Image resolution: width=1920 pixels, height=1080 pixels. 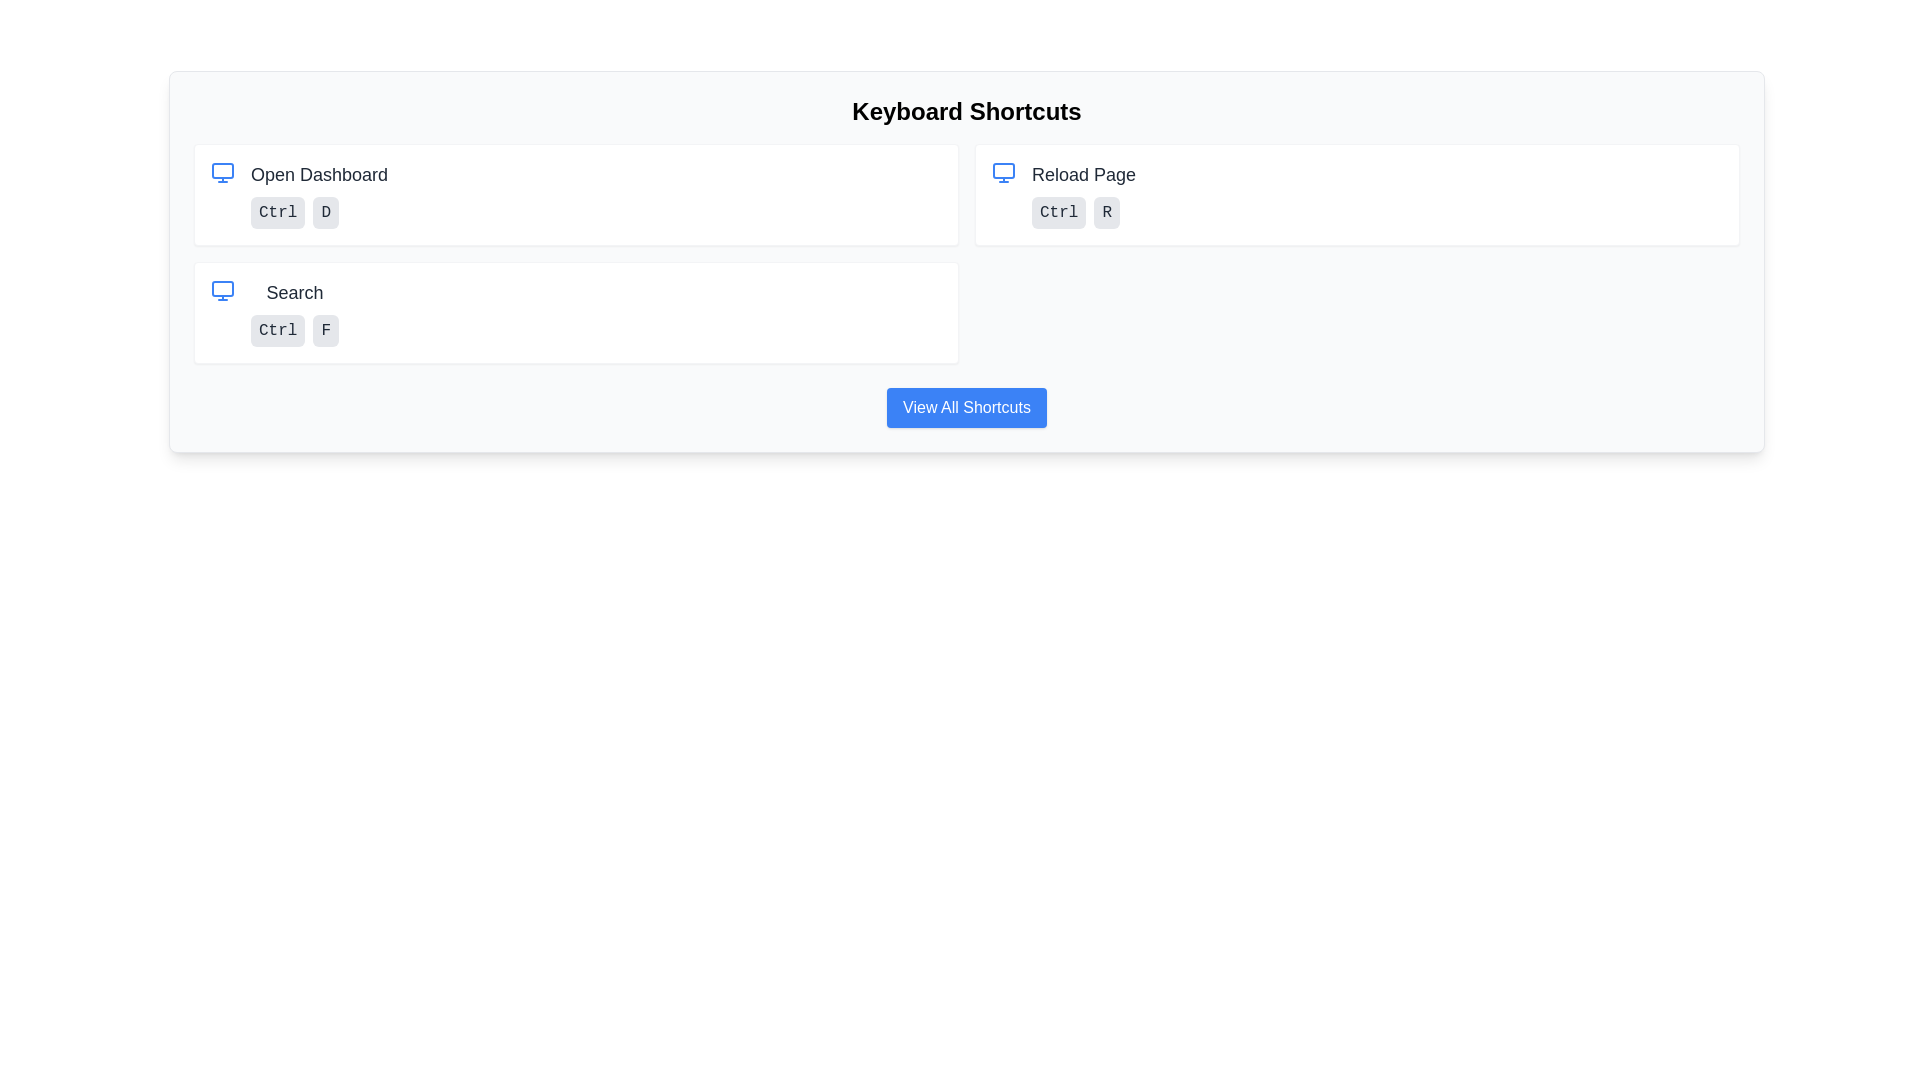 I want to click on the 'Ctrl' or 'F' keys shortcut indication located below the 'Open Dashboard' shortcut, so click(x=294, y=312).